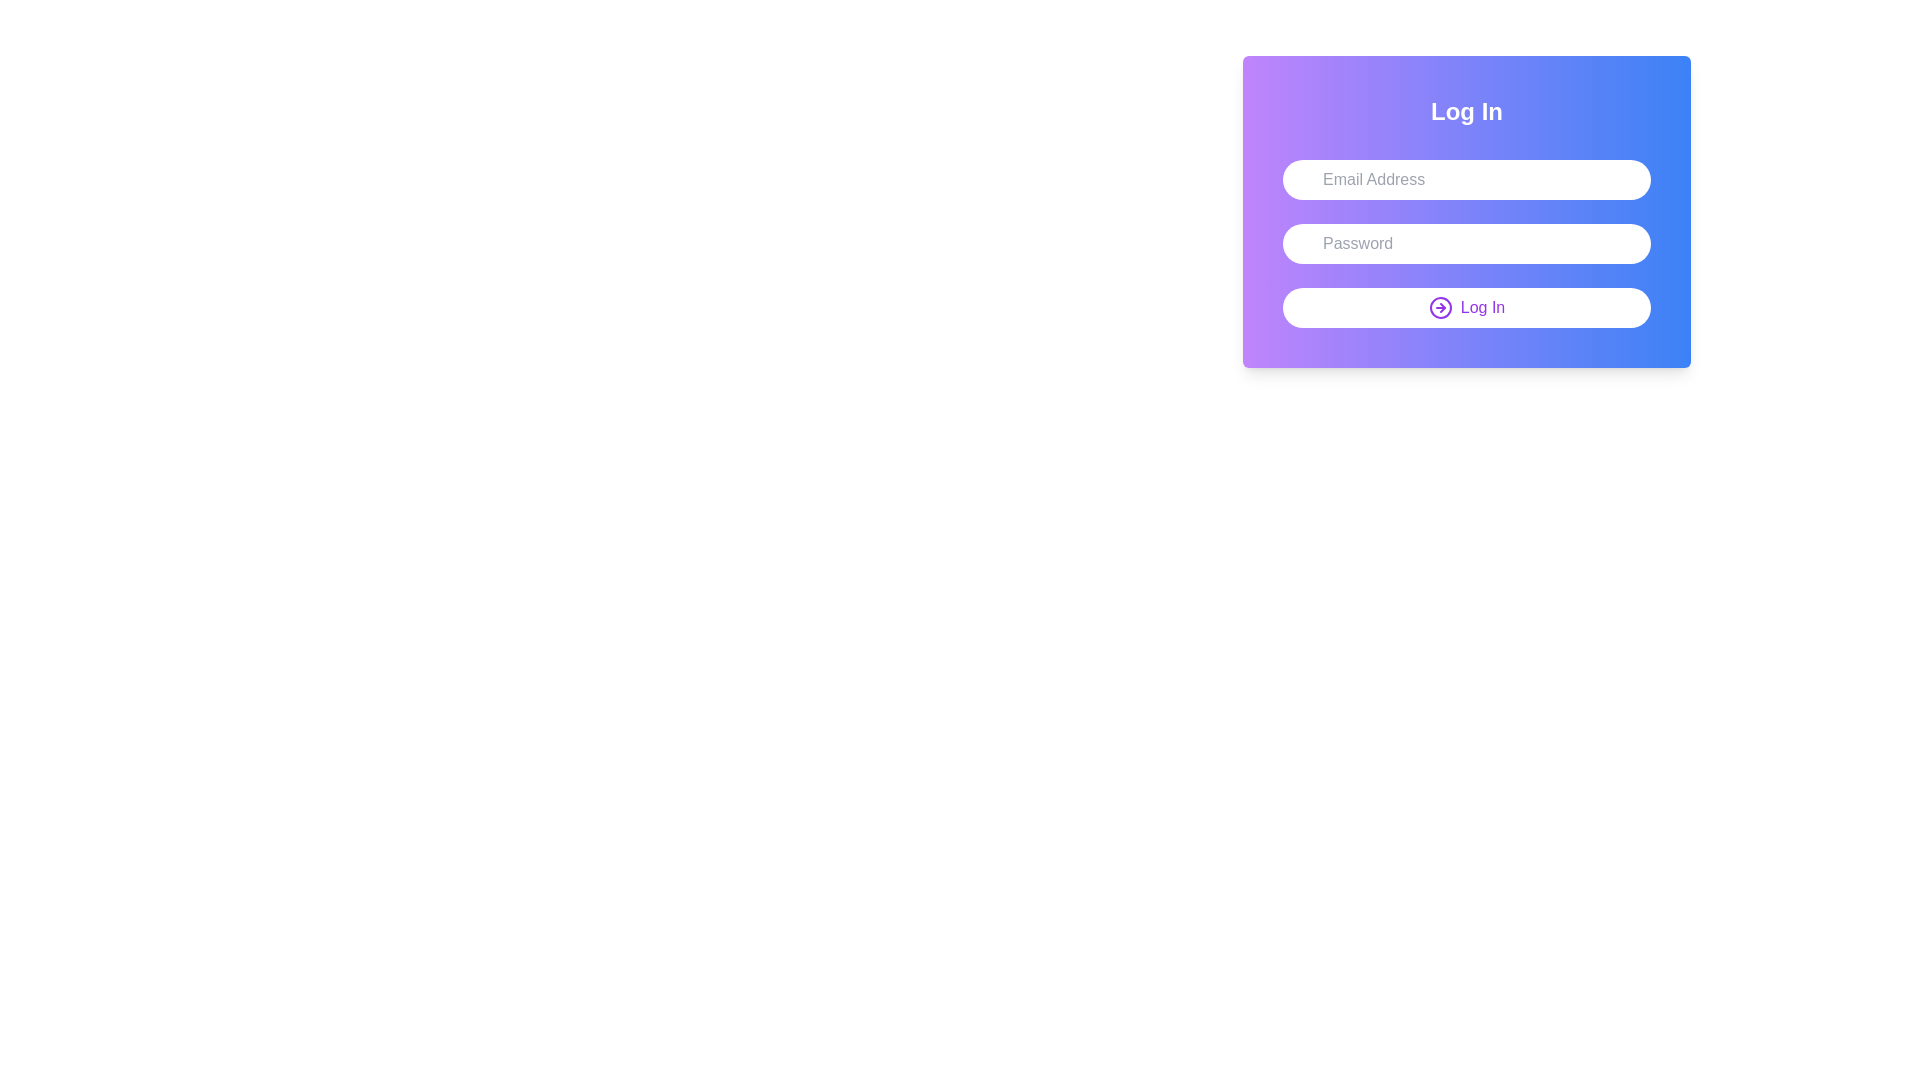  I want to click on the input fields of the user login interface, so click(1467, 242).